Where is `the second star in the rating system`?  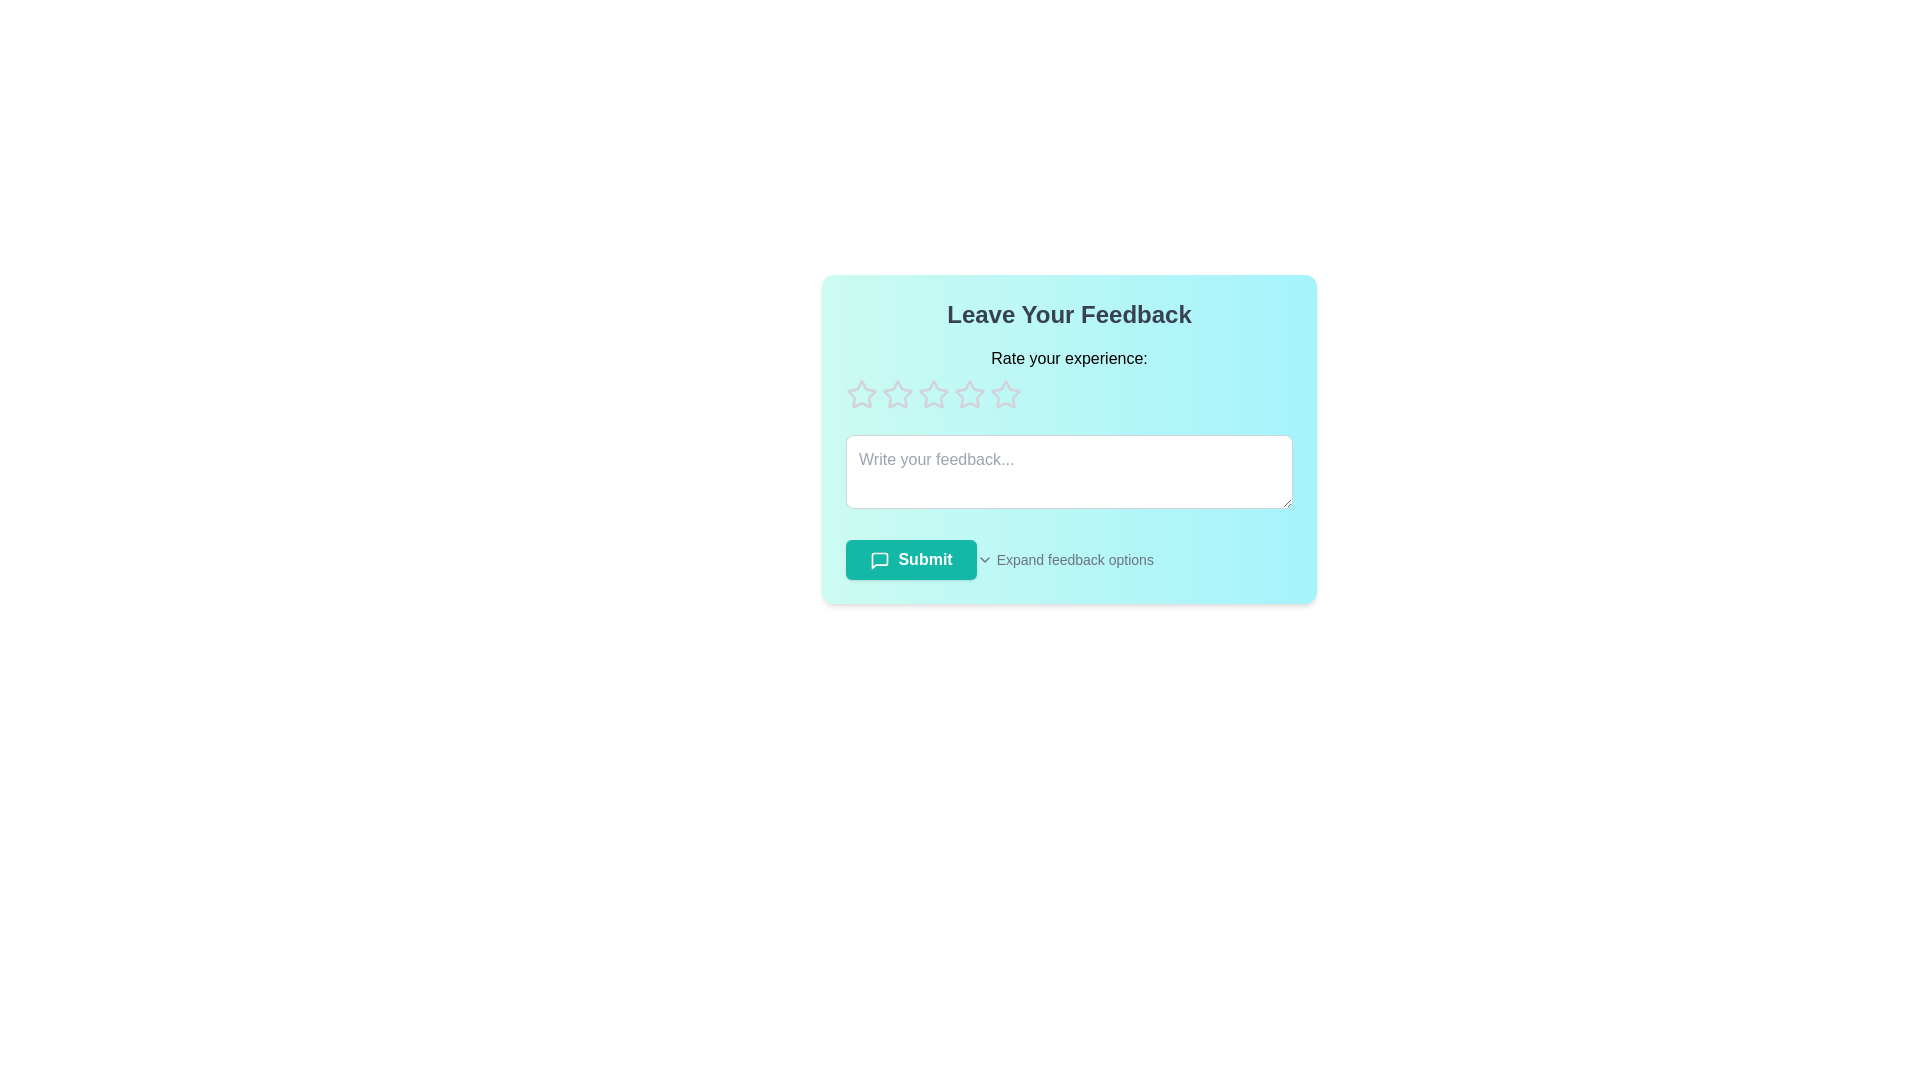
the second star in the rating system is located at coordinates (931, 393).